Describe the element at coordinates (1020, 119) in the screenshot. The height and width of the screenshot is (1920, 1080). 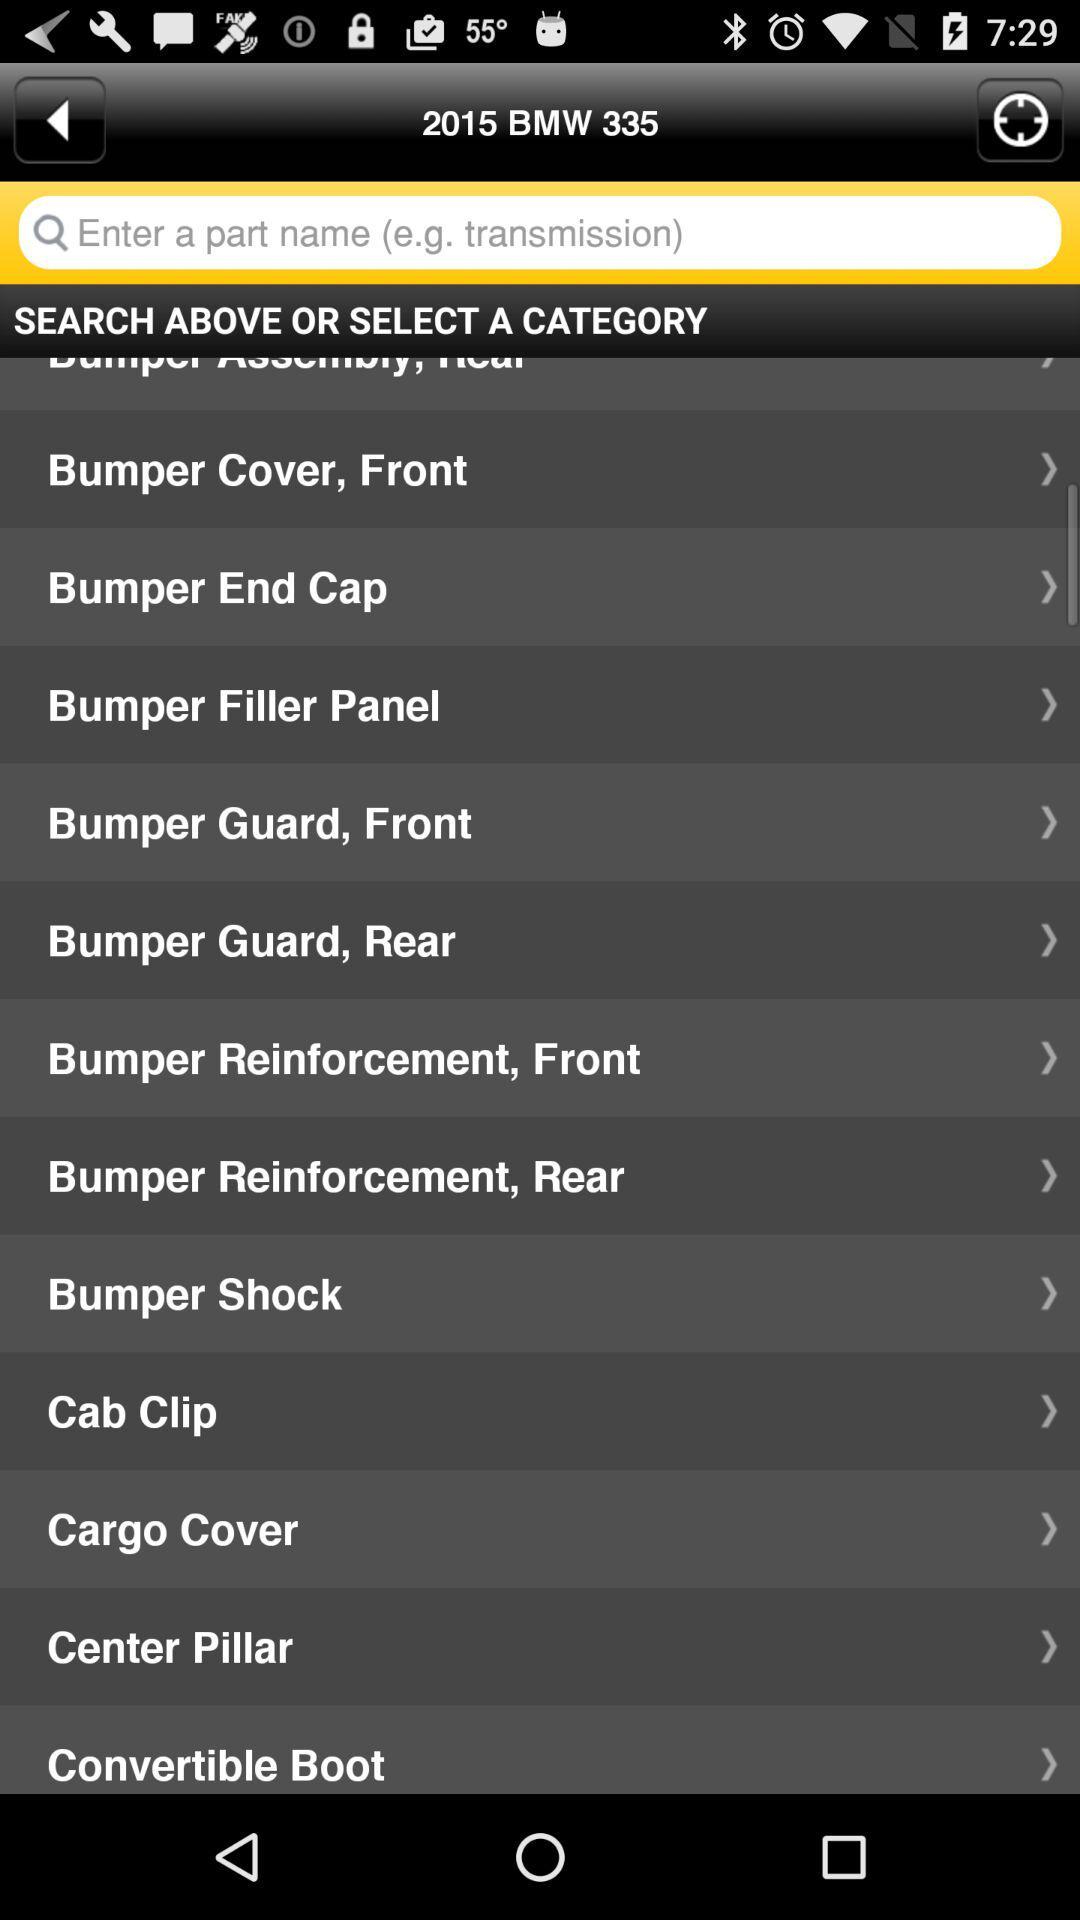
I see `the app next to the 2015 bmw 335 app` at that location.